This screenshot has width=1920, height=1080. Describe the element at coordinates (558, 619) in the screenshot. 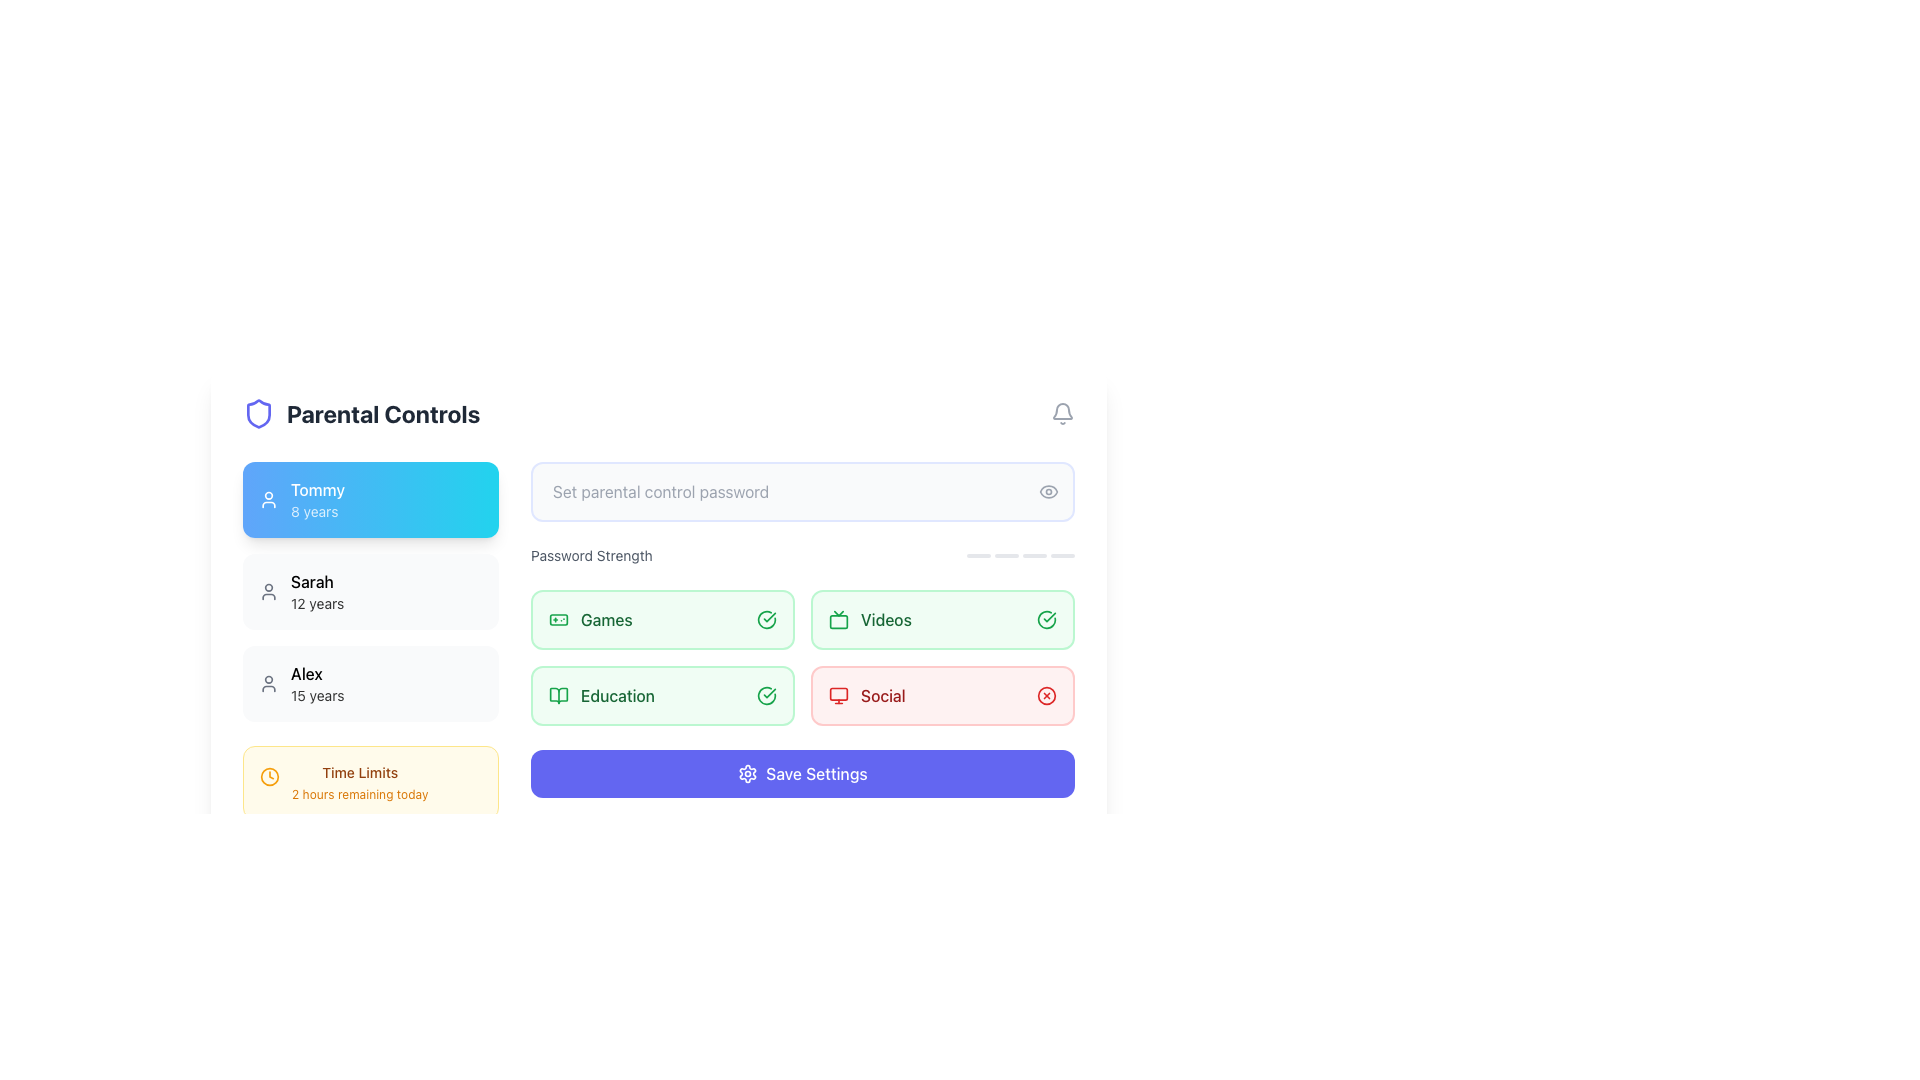

I see `the green gamepad icon located to the left of the text 'Games' within the 'Password Strength' section` at that location.